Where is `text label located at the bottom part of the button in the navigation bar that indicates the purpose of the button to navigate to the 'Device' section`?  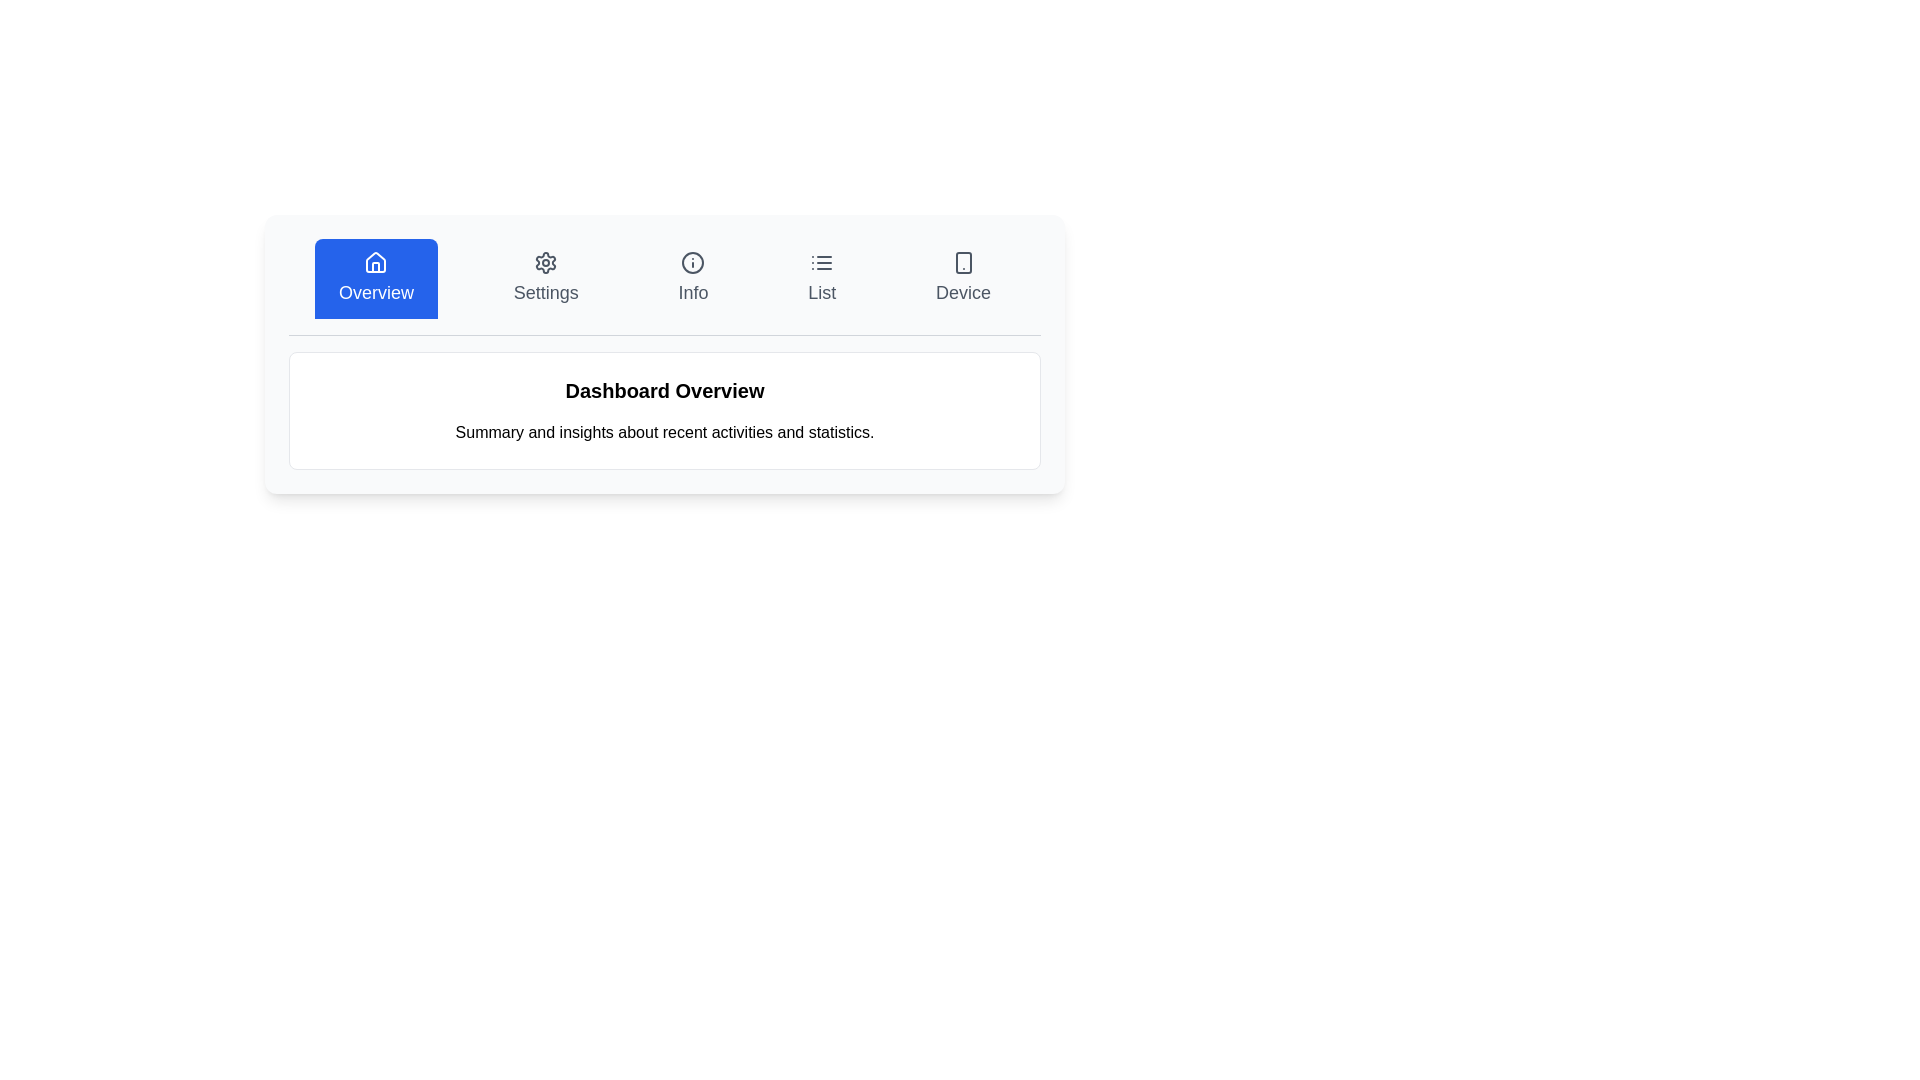 text label located at the bottom part of the button in the navigation bar that indicates the purpose of the button to navigate to the 'Device' section is located at coordinates (963, 293).